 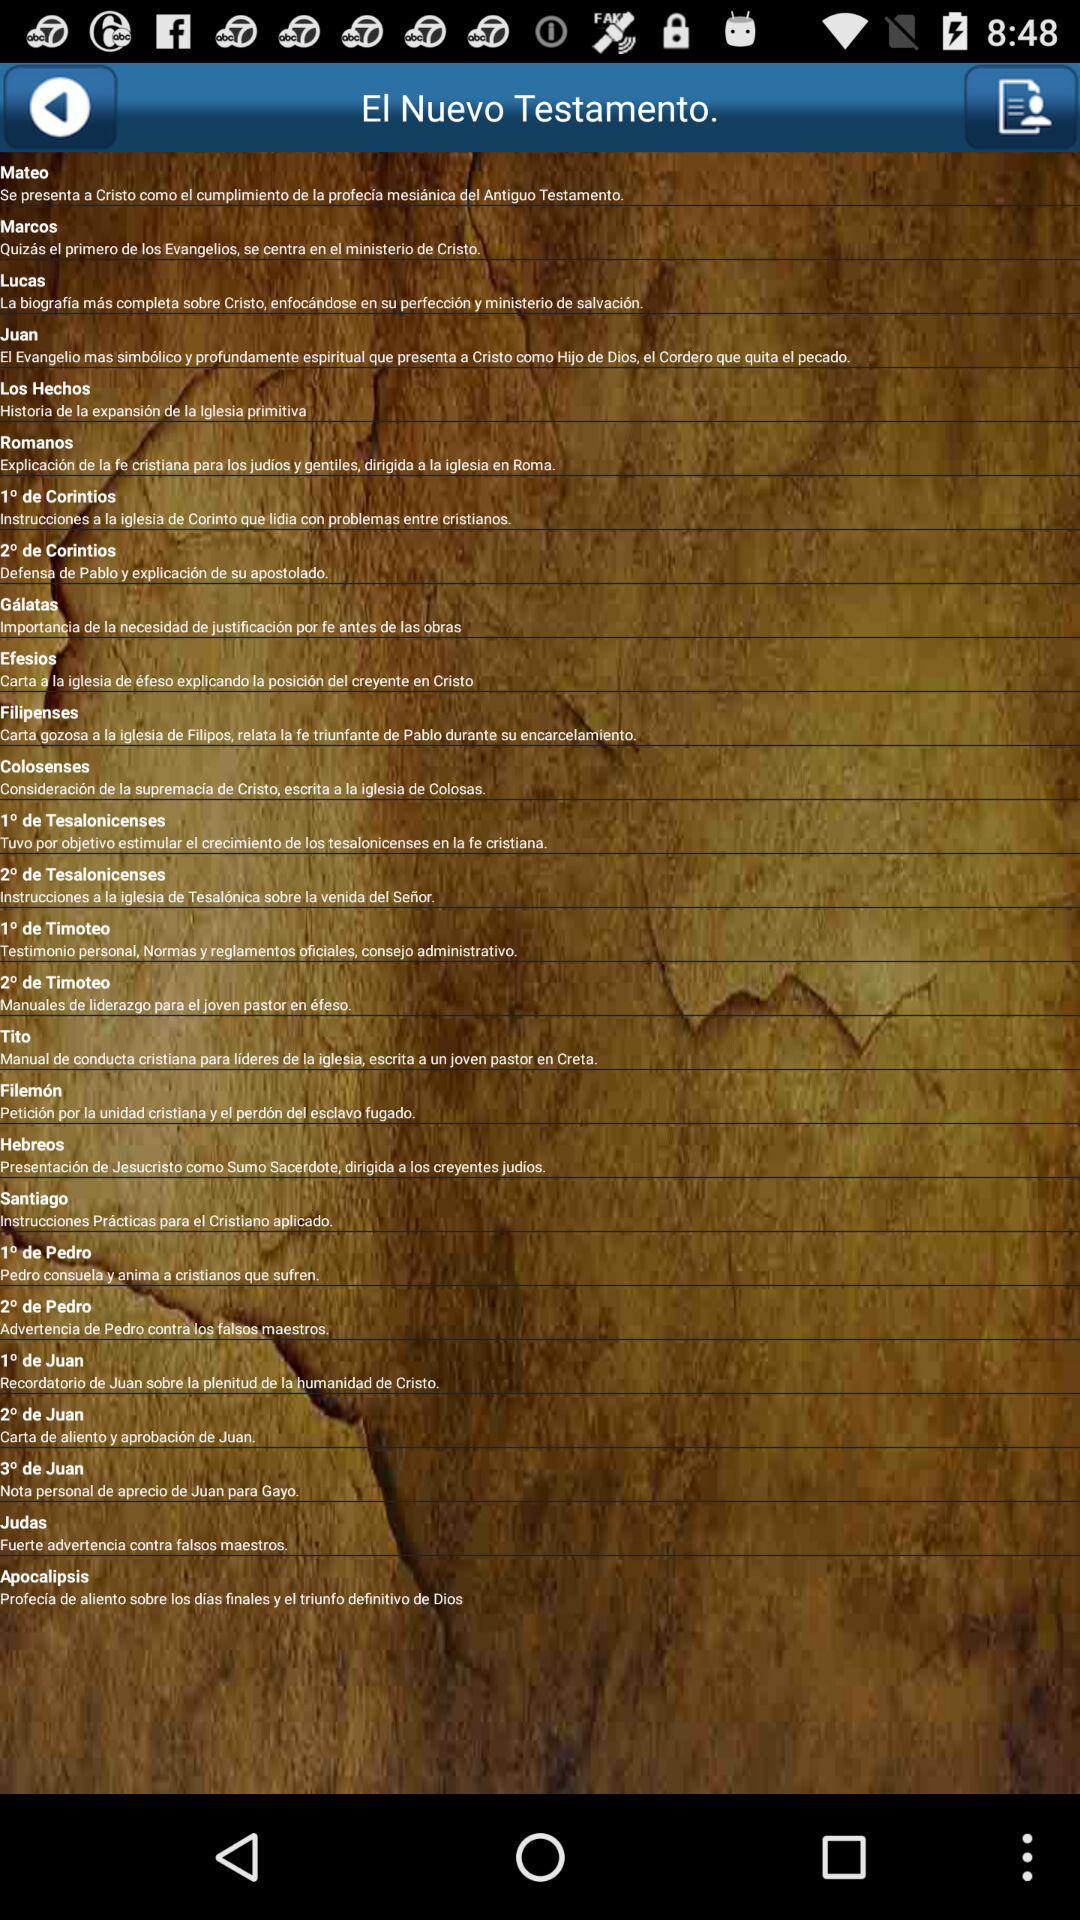 What do you see at coordinates (1020, 106) in the screenshot?
I see `item at the top right corner` at bounding box center [1020, 106].